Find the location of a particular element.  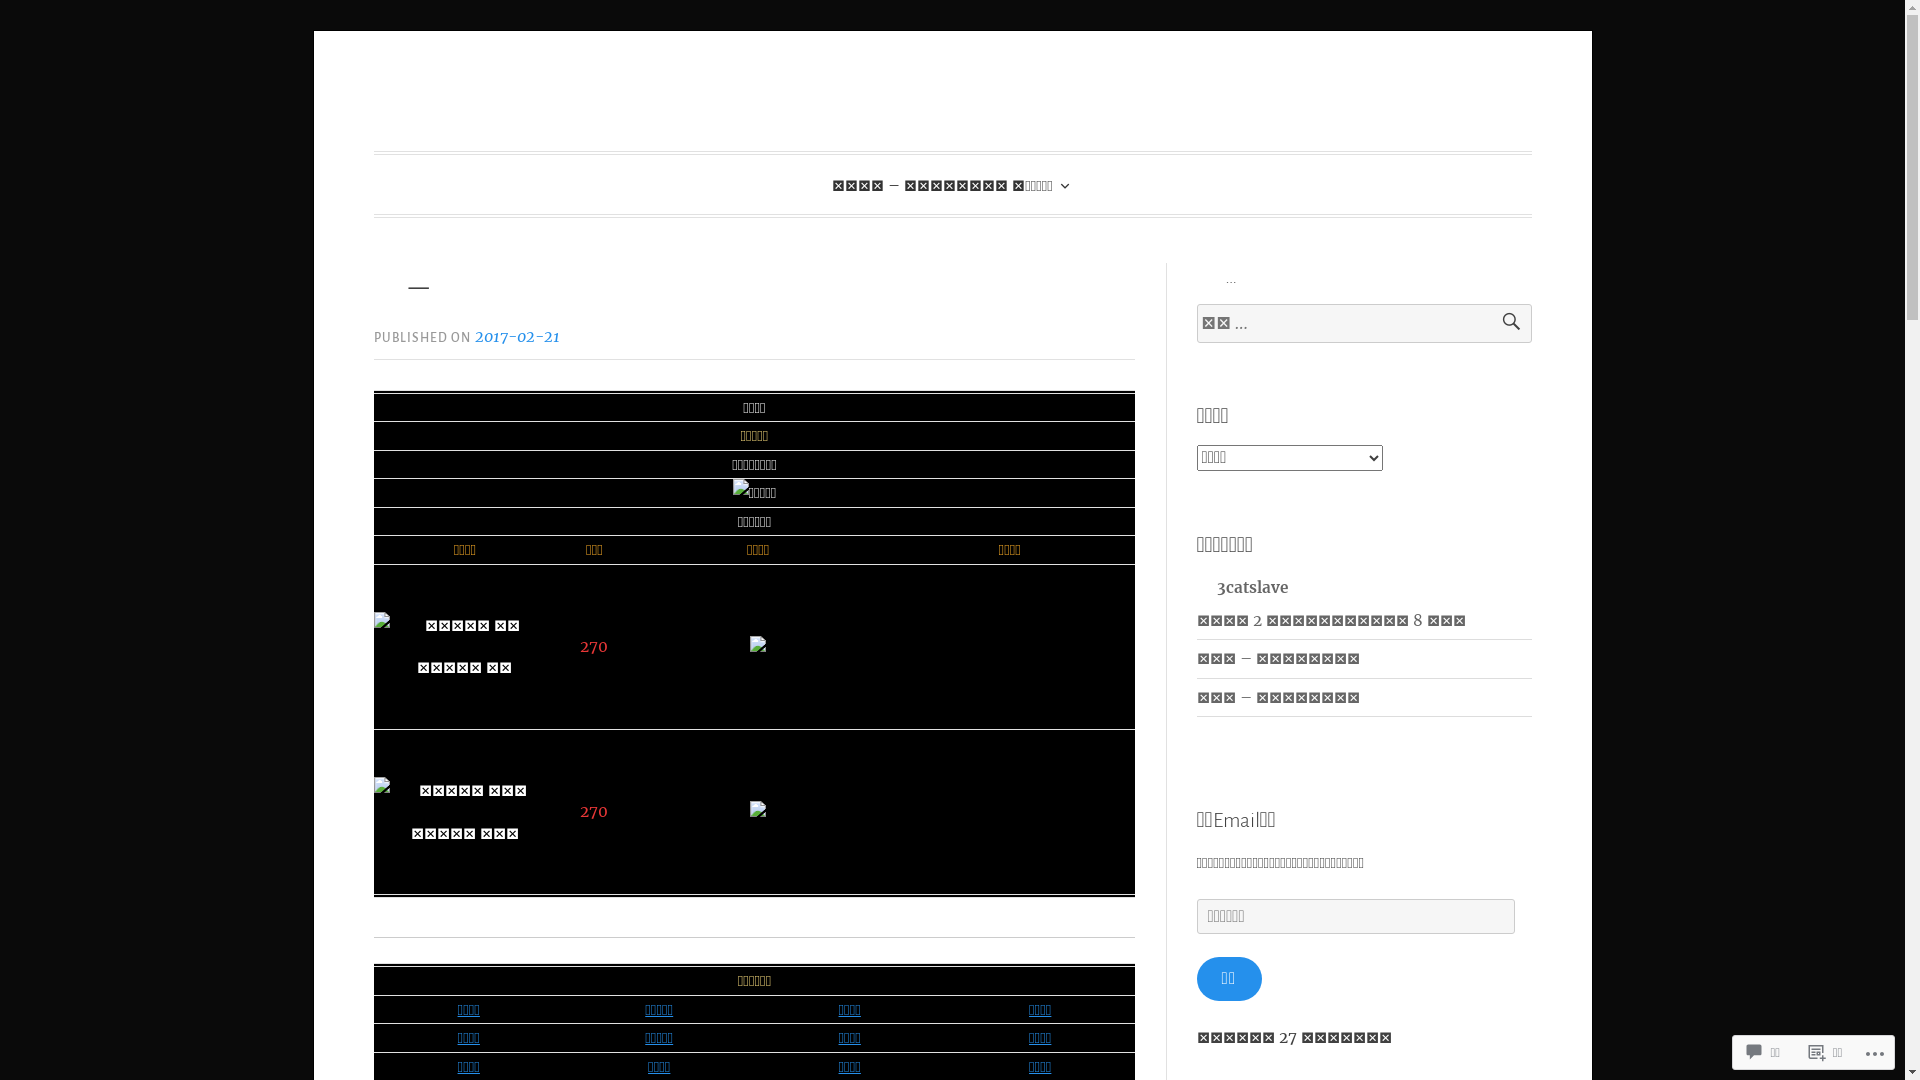

'2017-02-21' is located at coordinates (517, 335).